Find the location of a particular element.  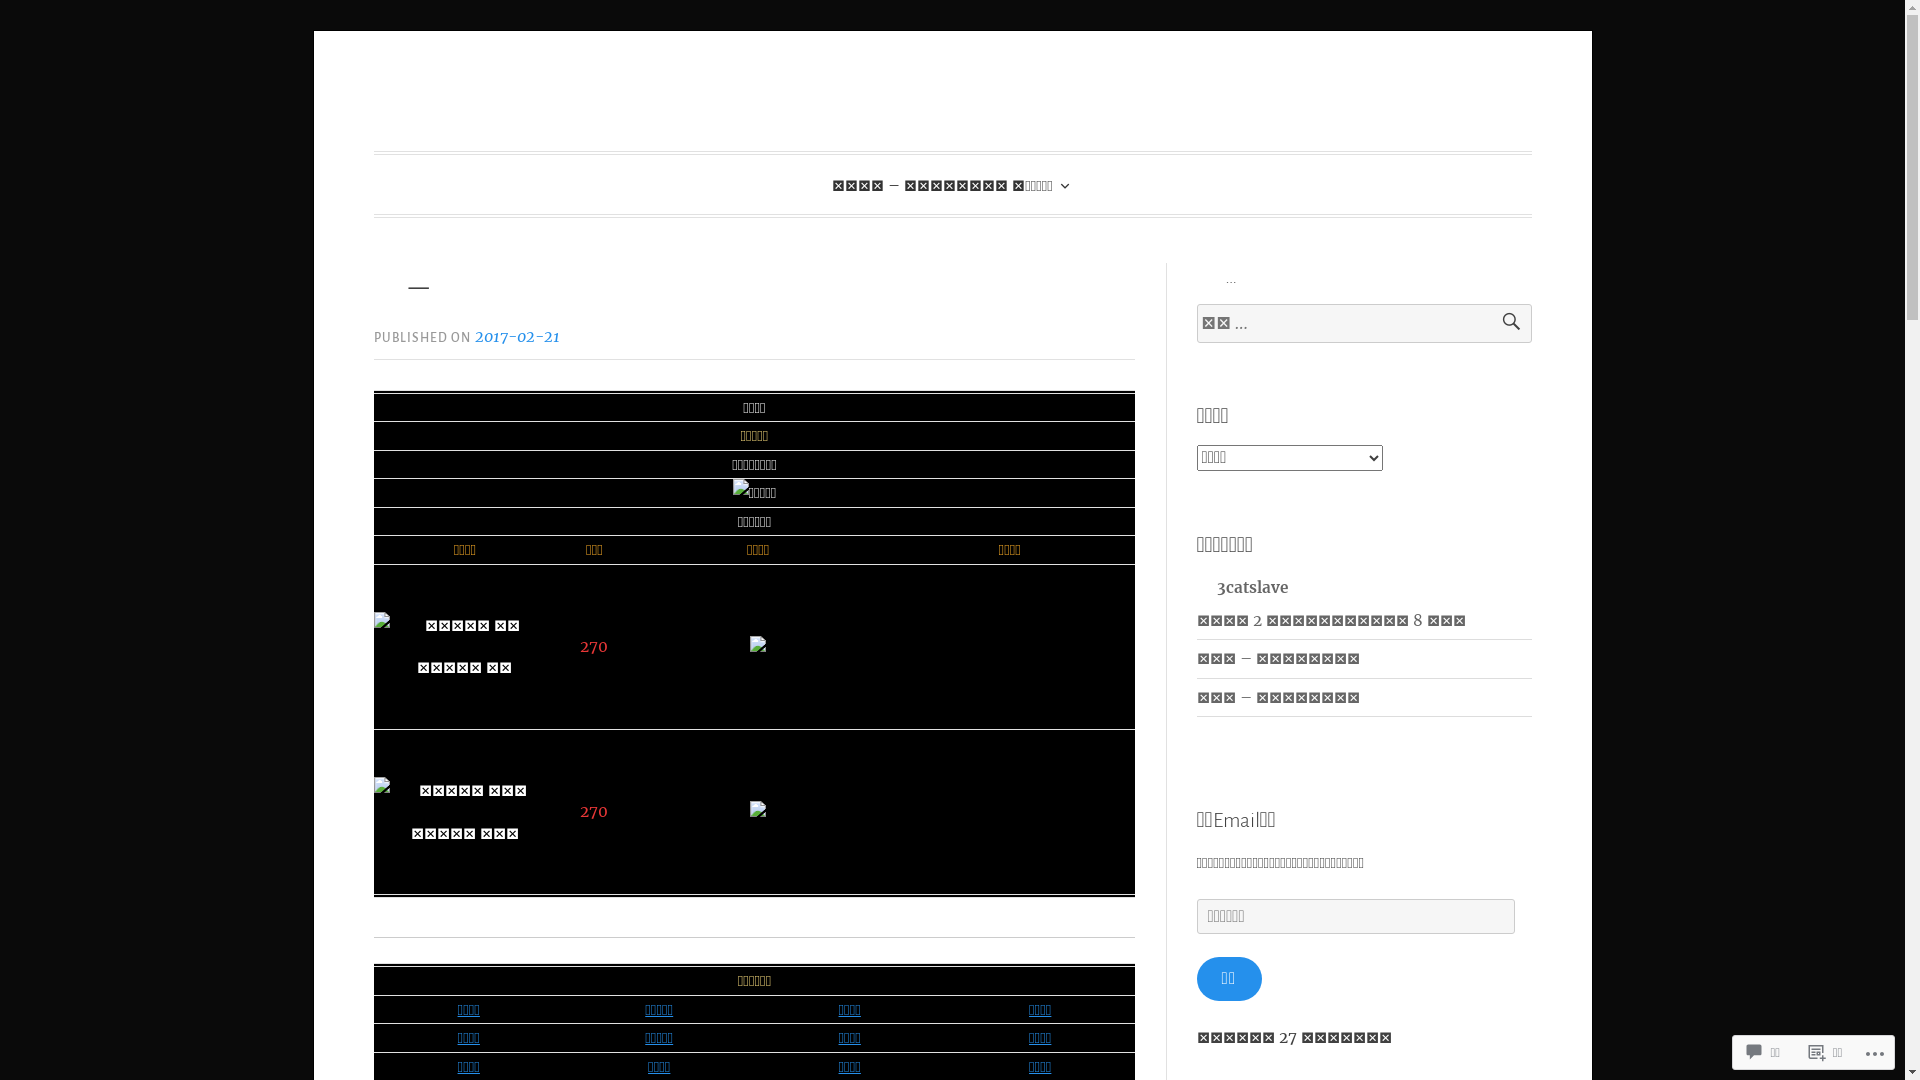

'2017-02-21' is located at coordinates (517, 335).